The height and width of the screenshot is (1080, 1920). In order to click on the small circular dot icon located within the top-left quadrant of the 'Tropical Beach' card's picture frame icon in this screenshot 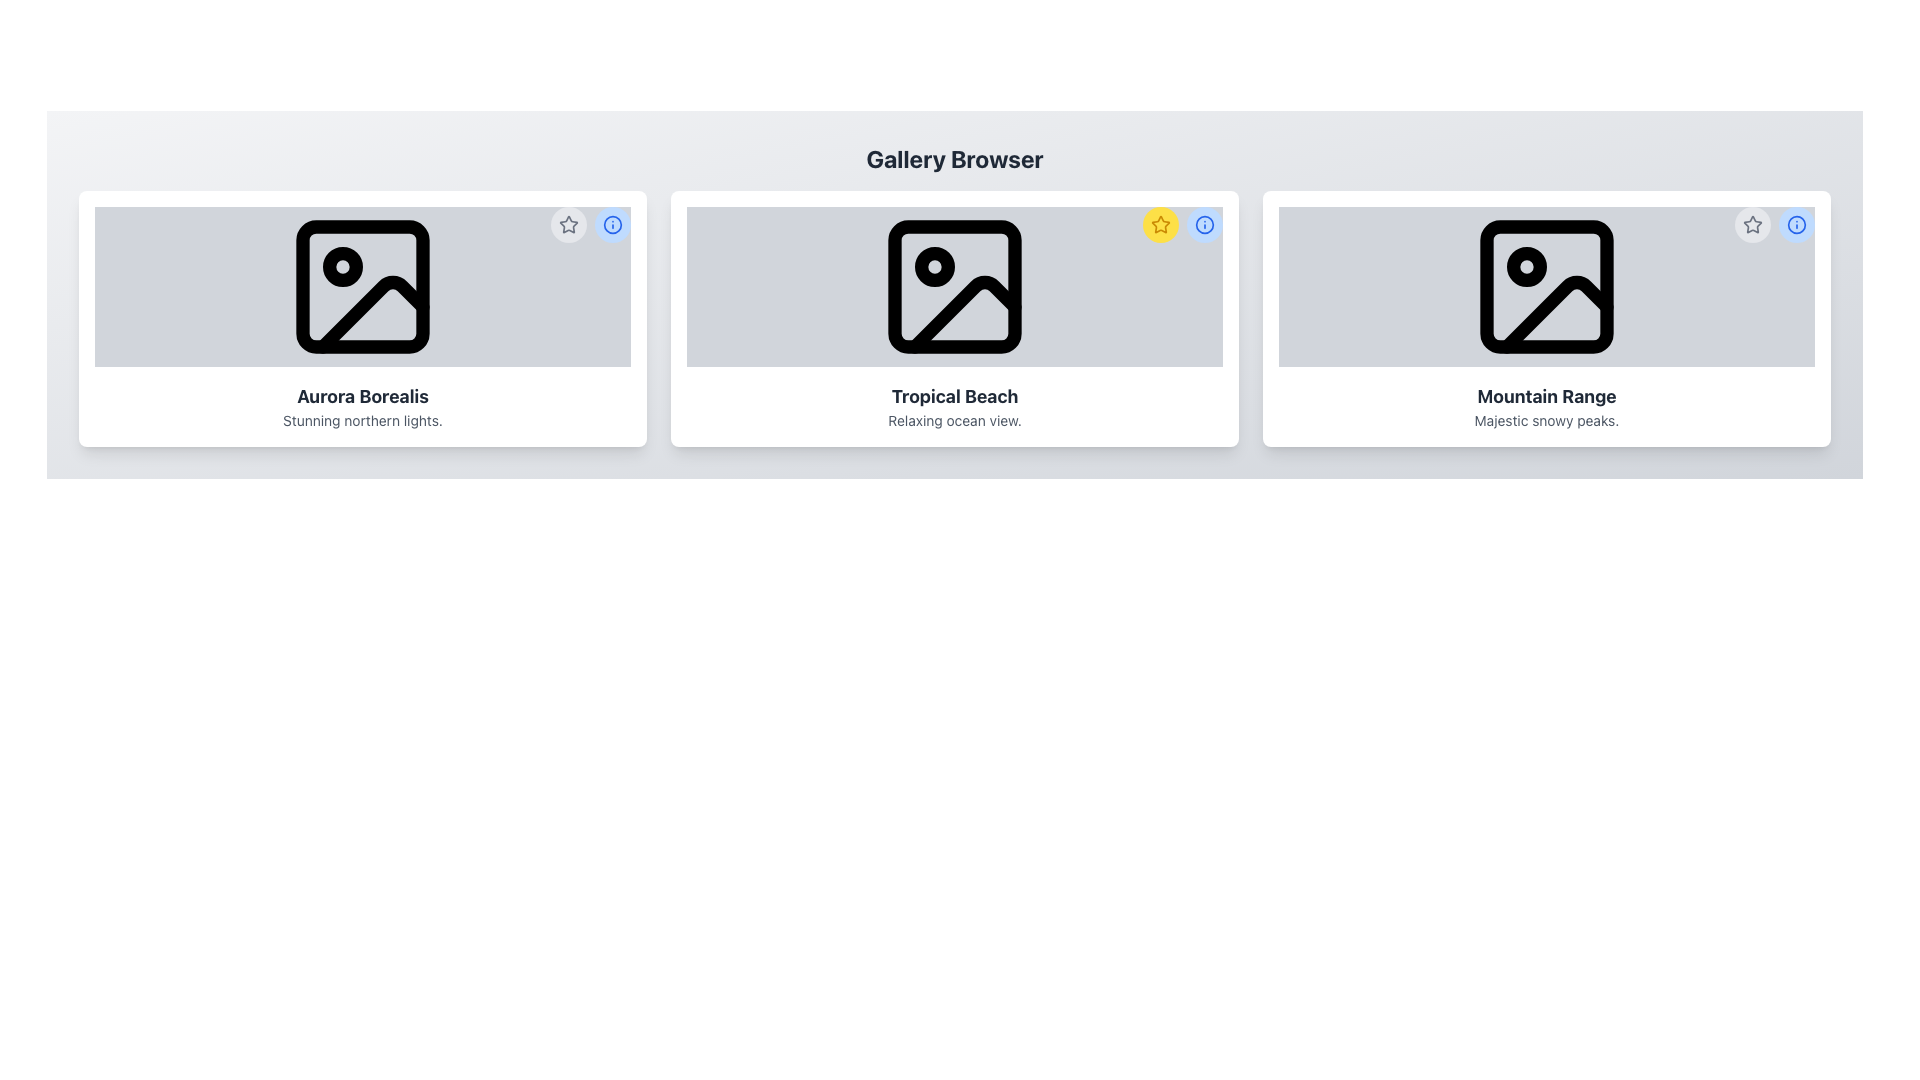, I will do `click(934, 265)`.